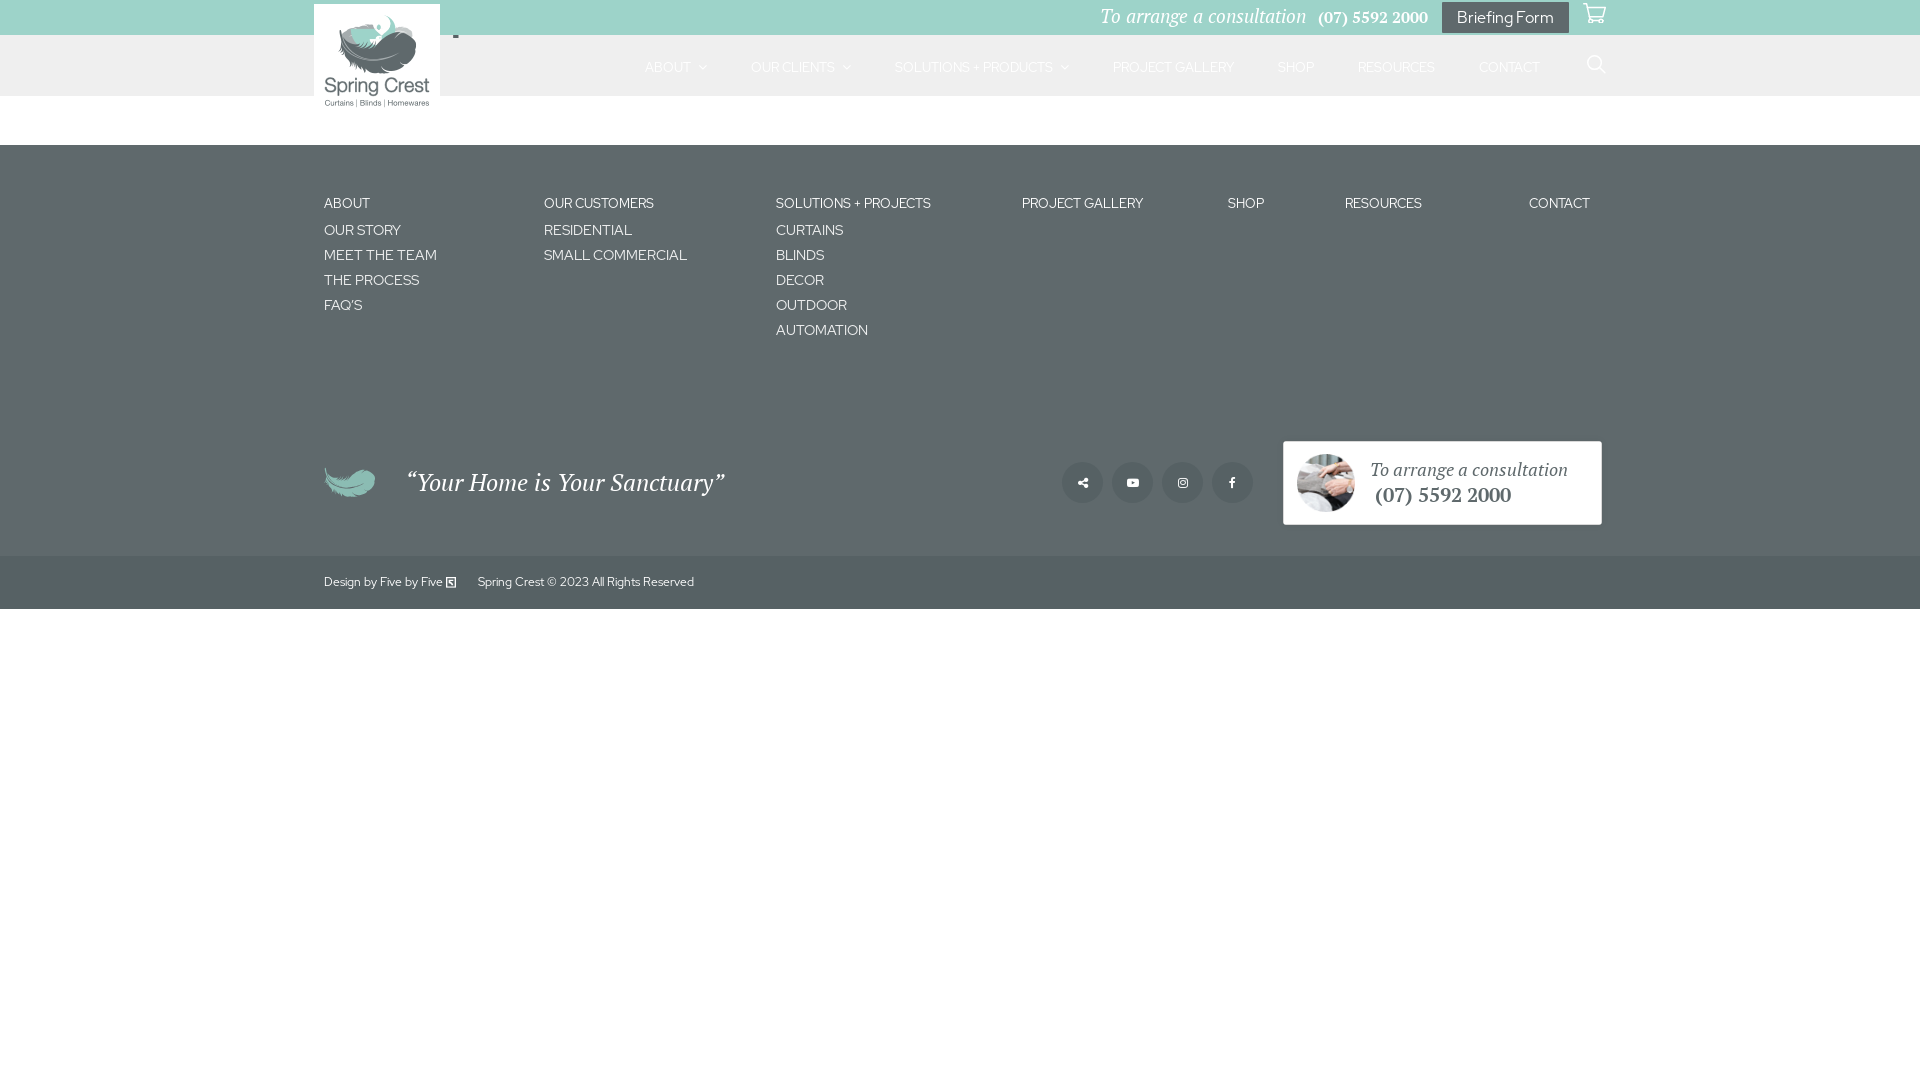 This screenshot has height=1080, width=1920. I want to click on 'DECOR', so click(887, 280).